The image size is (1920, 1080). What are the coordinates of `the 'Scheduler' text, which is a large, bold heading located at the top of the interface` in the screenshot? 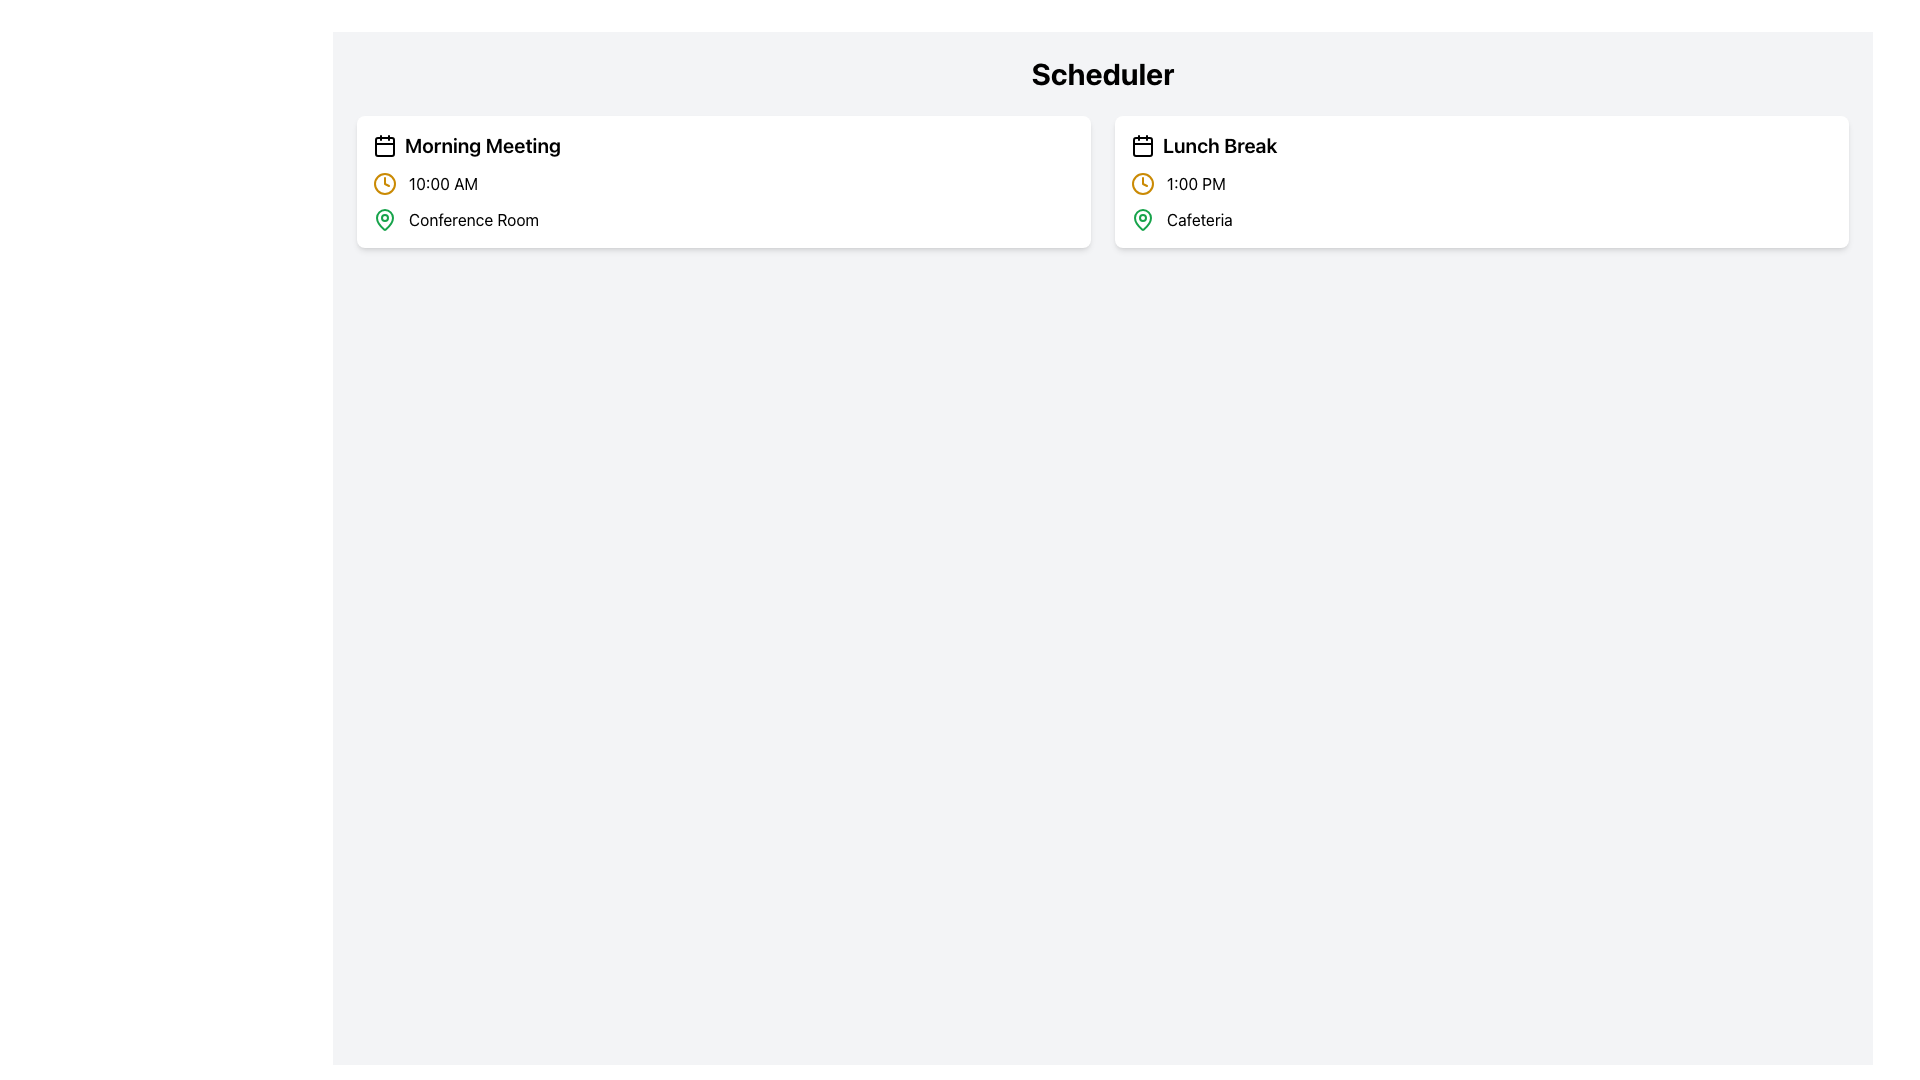 It's located at (1102, 72).